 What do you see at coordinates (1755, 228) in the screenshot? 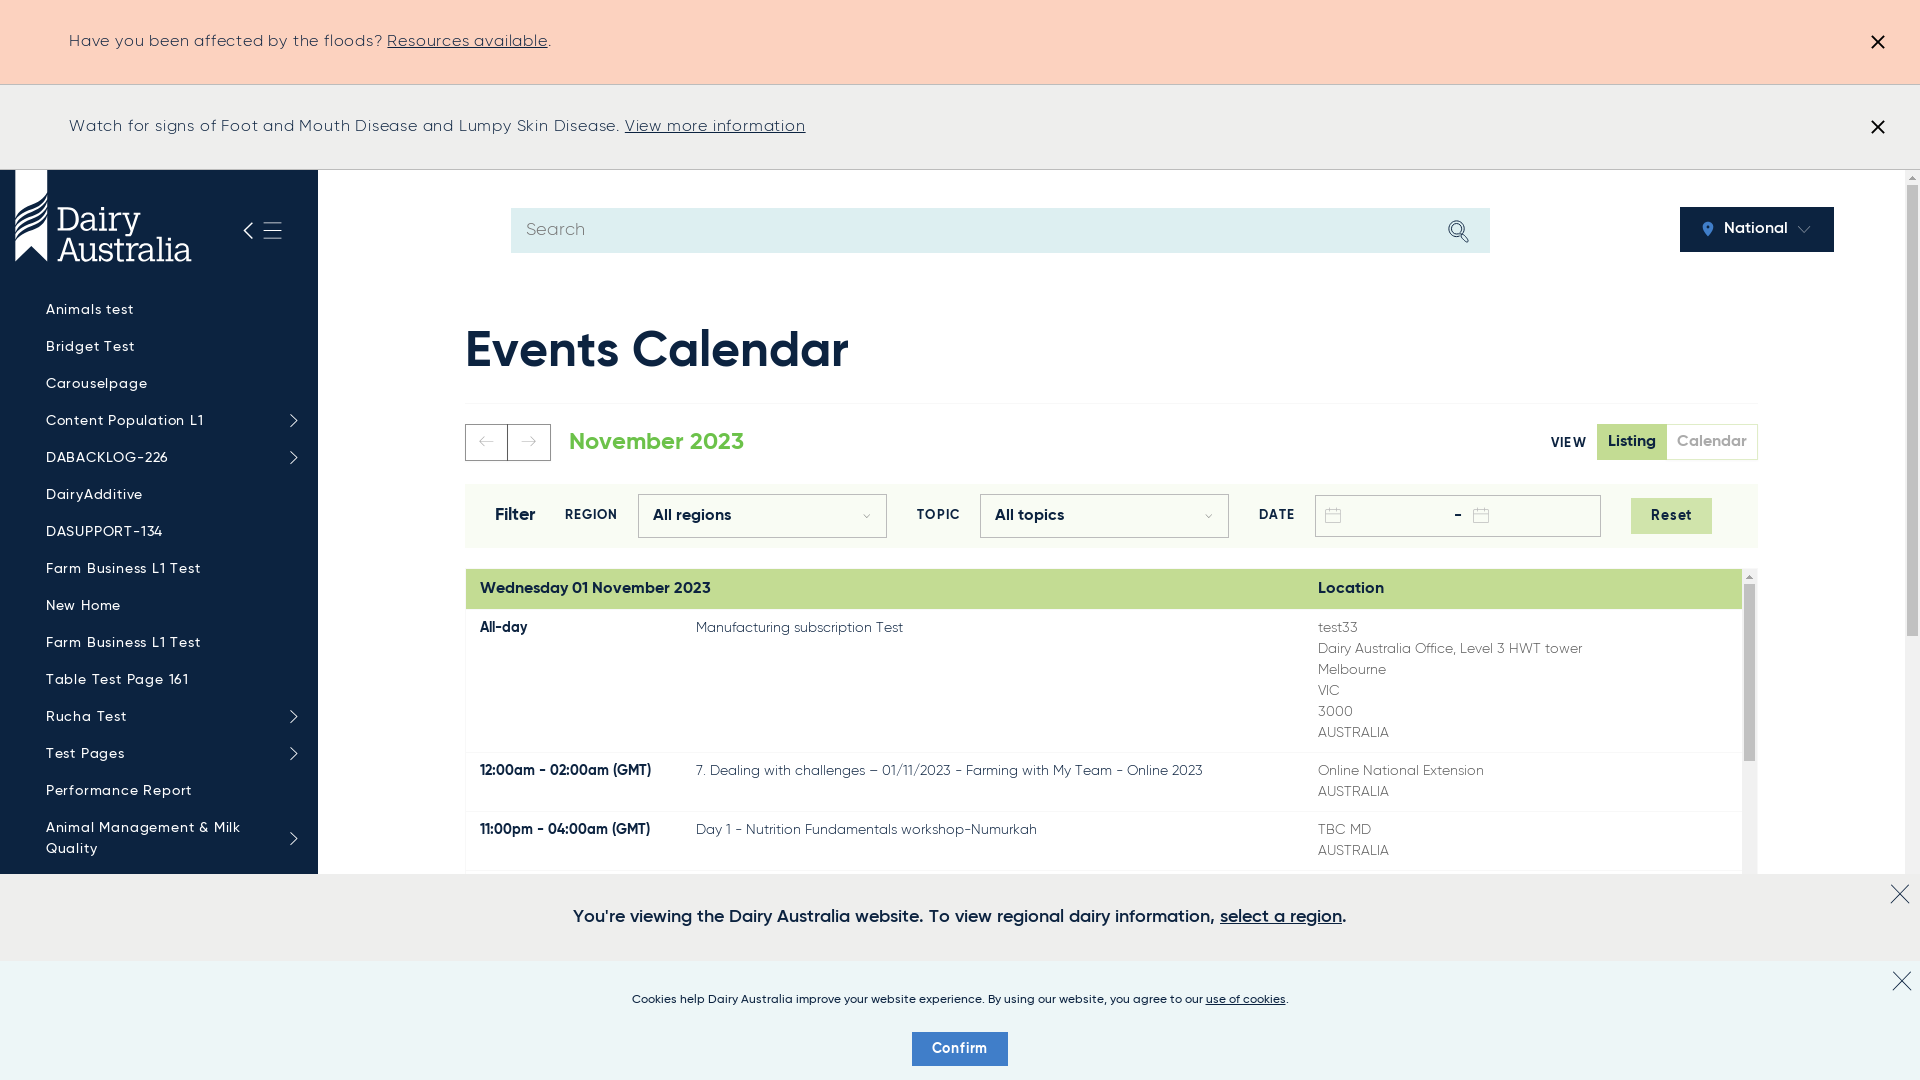
I see `'National'` at bounding box center [1755, 228].